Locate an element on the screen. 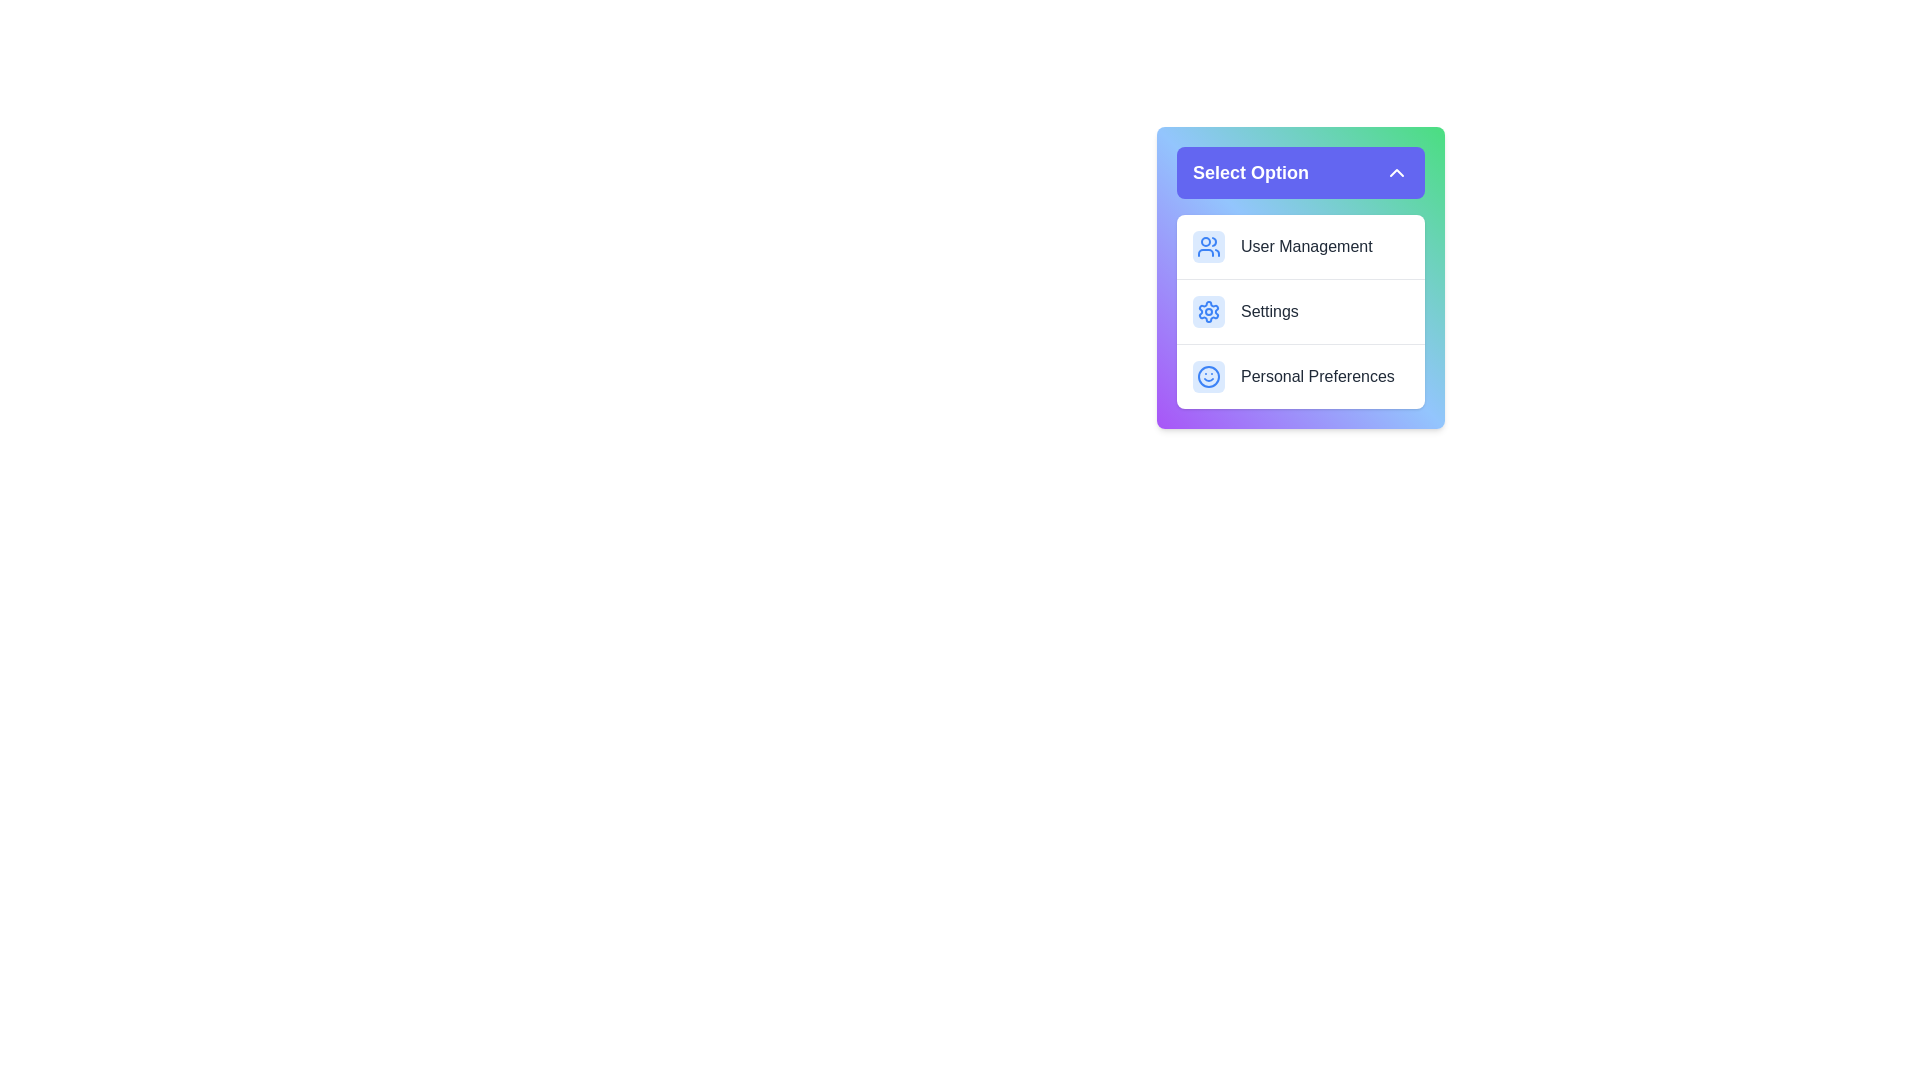 The width and height of the screenshot is (1920, 1080). the upward-pointing chevron icon button with a white border and purple background located in the top-right corner of the 'Select Option' header is located at coordinates (1395, 172).